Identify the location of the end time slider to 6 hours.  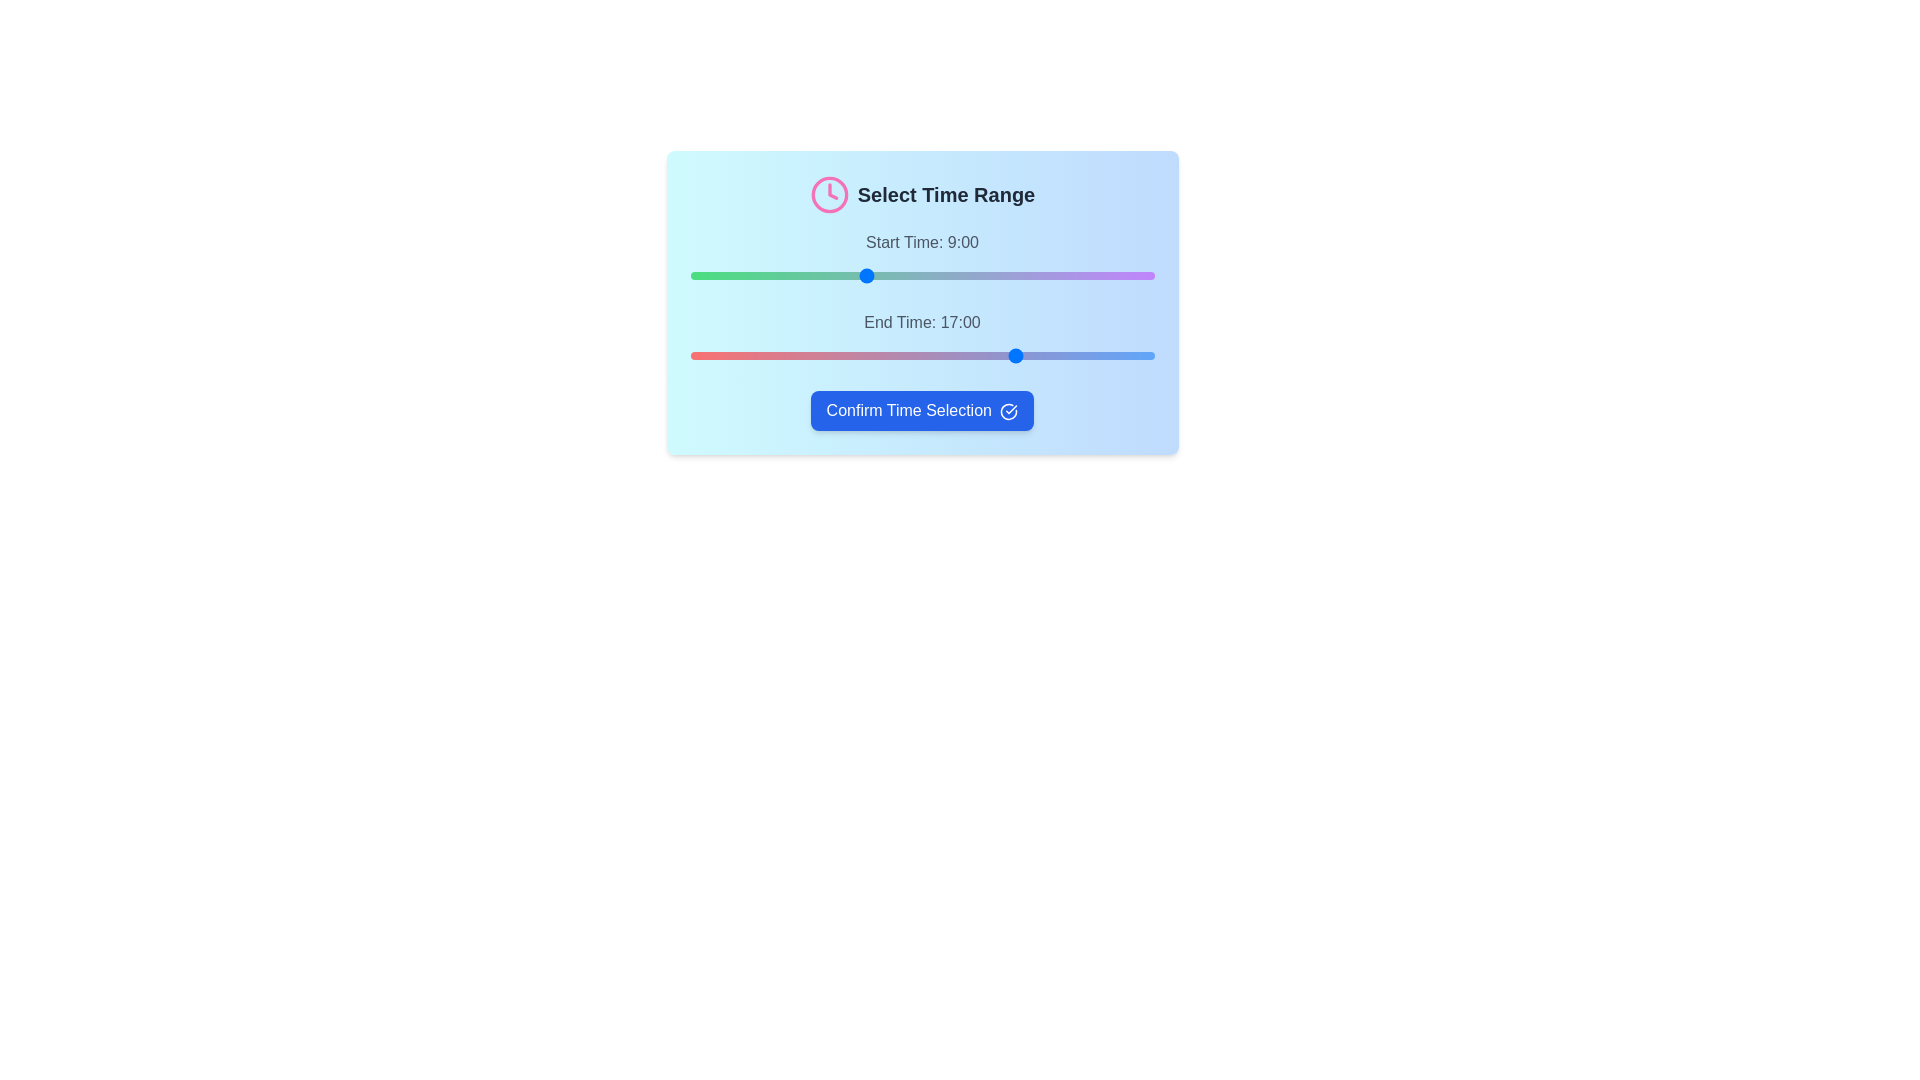
(806, 354).